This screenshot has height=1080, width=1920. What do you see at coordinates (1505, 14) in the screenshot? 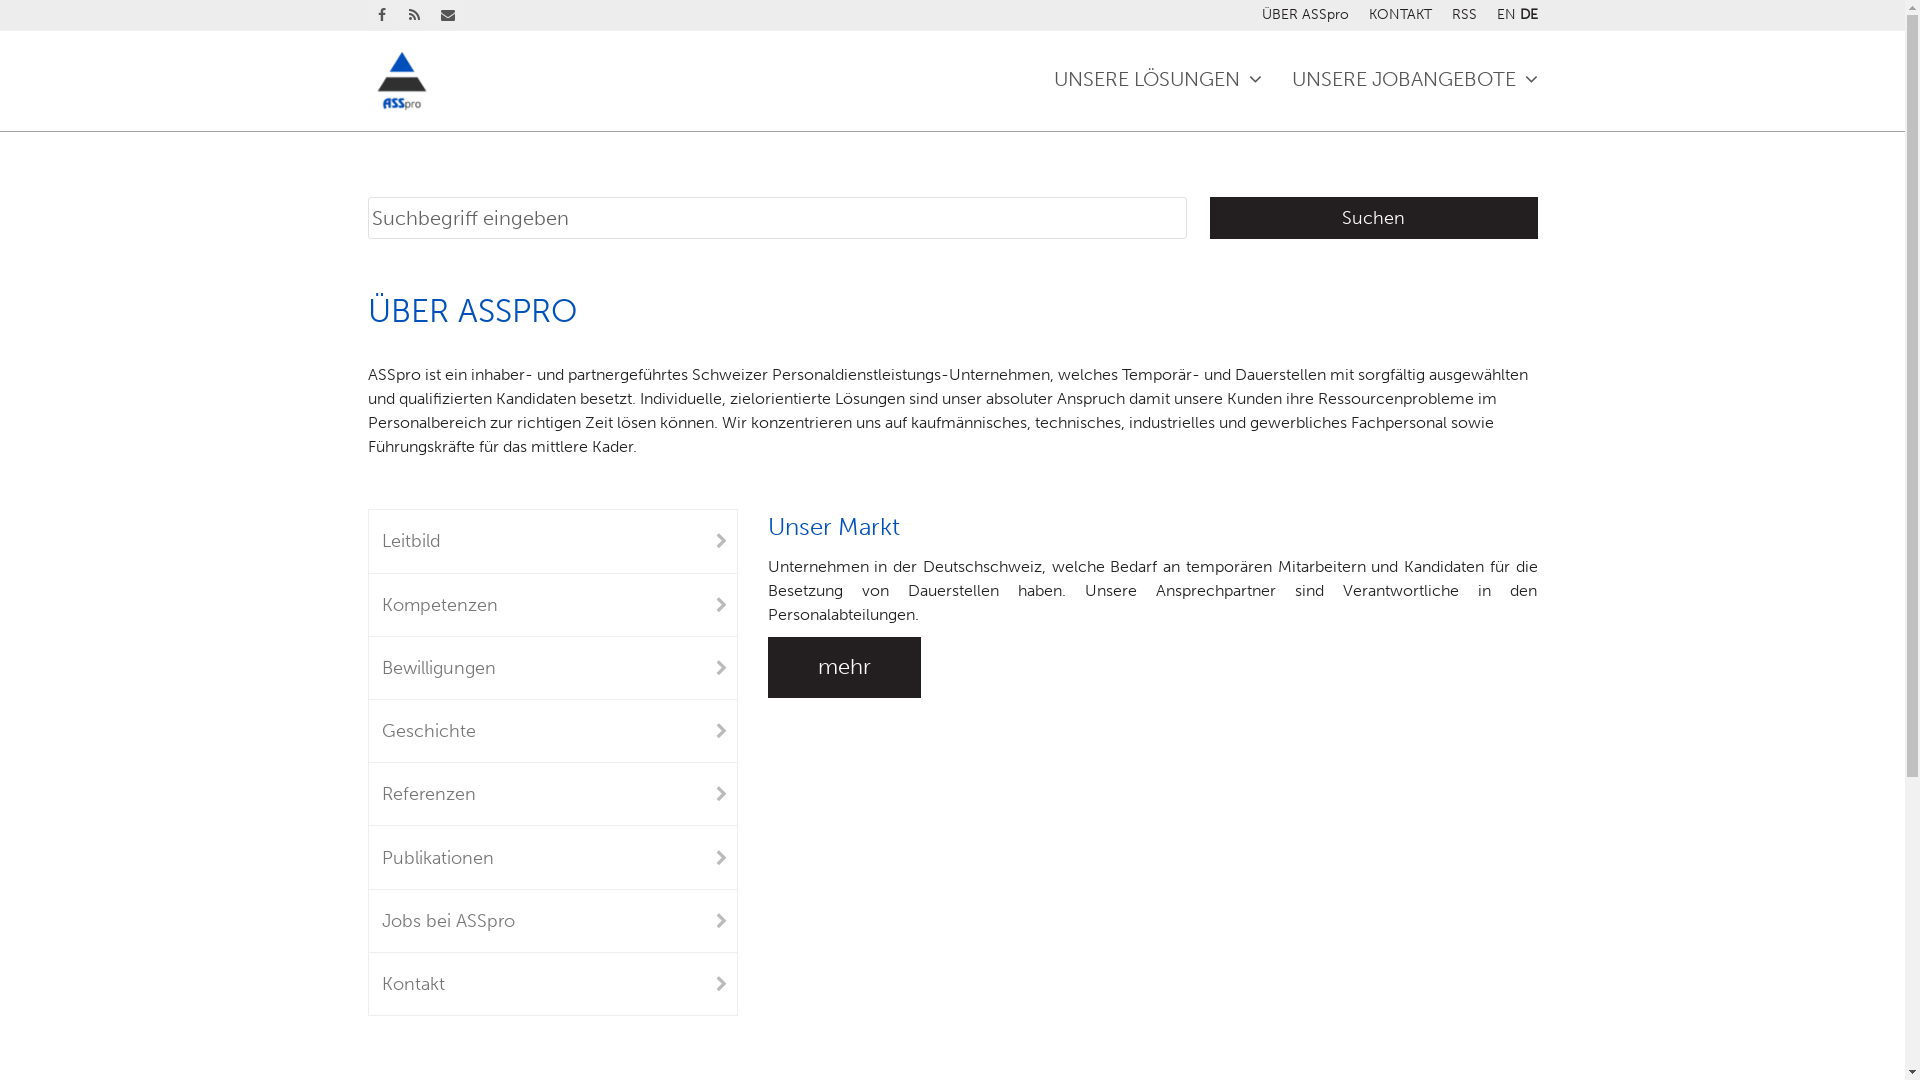
I see `'EN'` at bounding box center [1505, 14].